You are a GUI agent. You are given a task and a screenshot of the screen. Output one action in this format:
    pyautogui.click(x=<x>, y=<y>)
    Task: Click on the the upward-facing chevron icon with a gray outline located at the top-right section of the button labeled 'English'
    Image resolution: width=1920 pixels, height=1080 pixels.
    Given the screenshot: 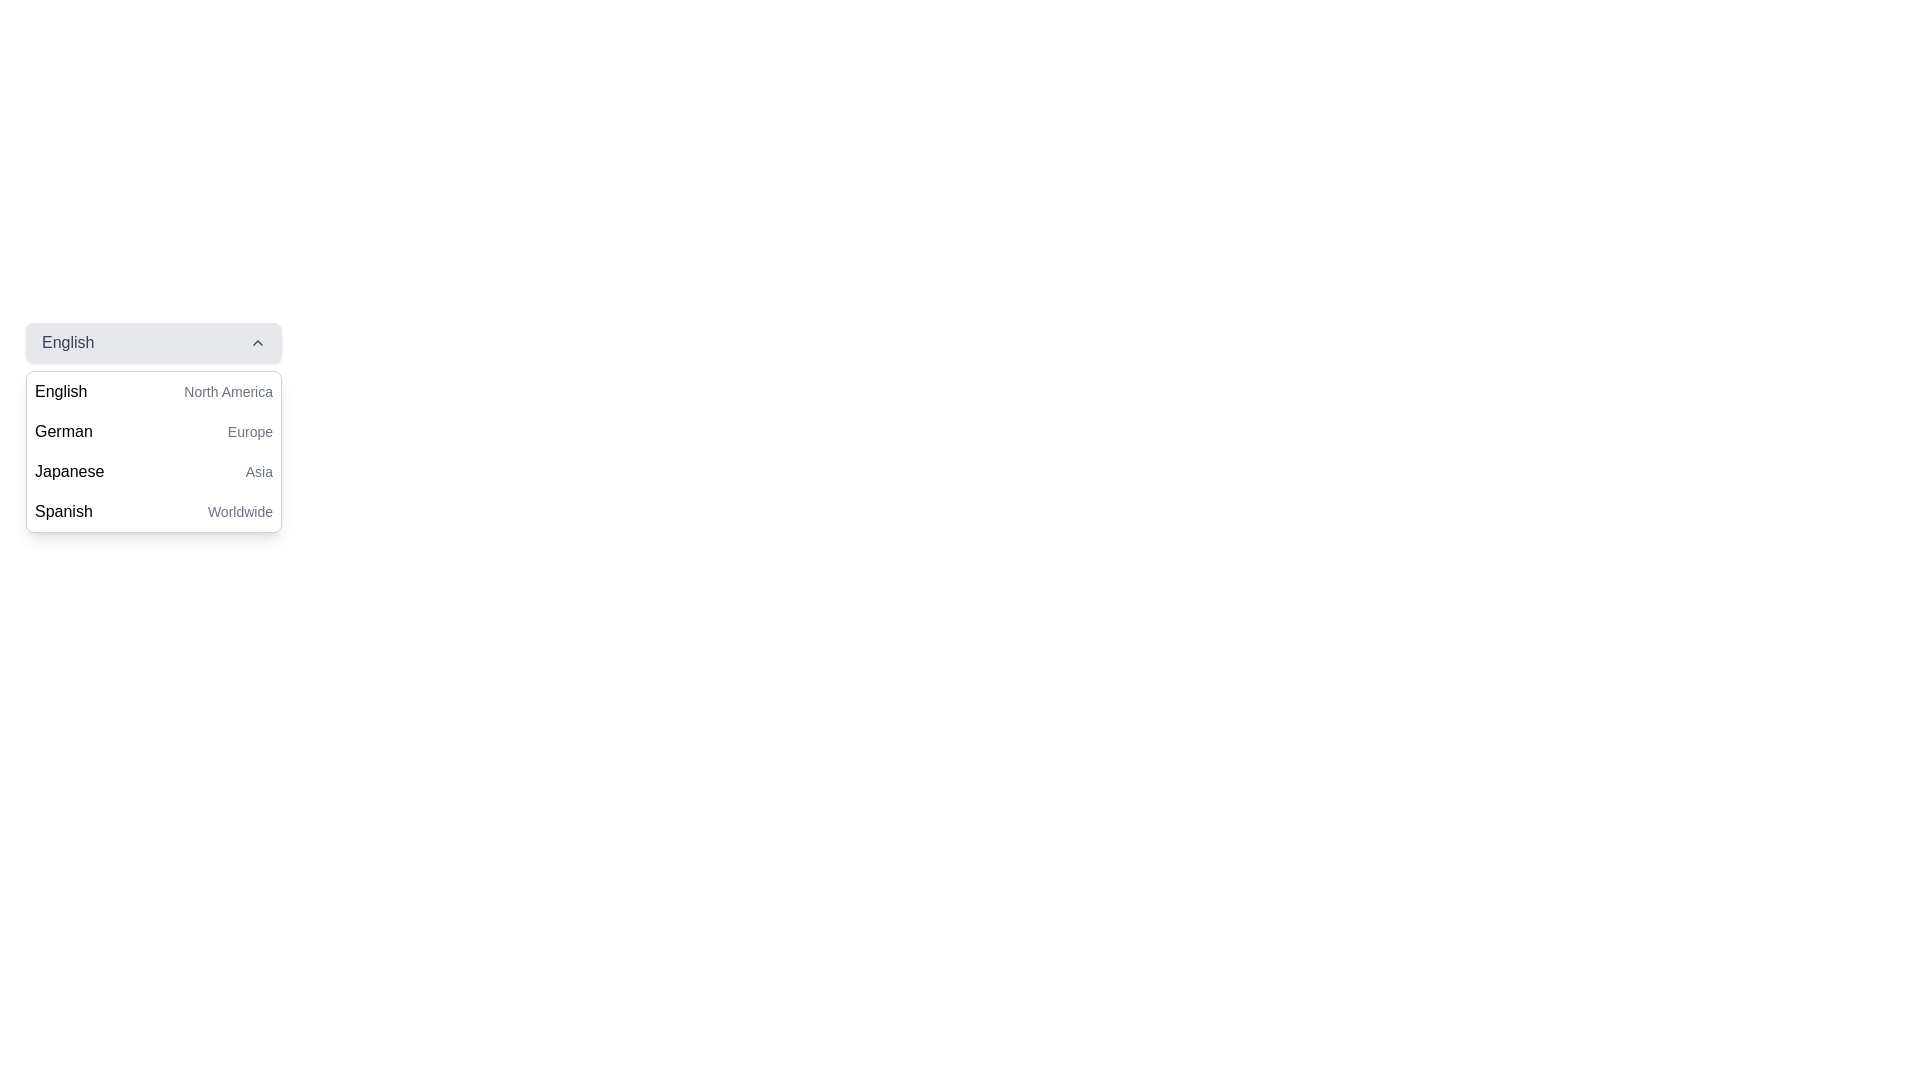 What is the action you would take?
    pyautogui.click(x=257, y=342)
    